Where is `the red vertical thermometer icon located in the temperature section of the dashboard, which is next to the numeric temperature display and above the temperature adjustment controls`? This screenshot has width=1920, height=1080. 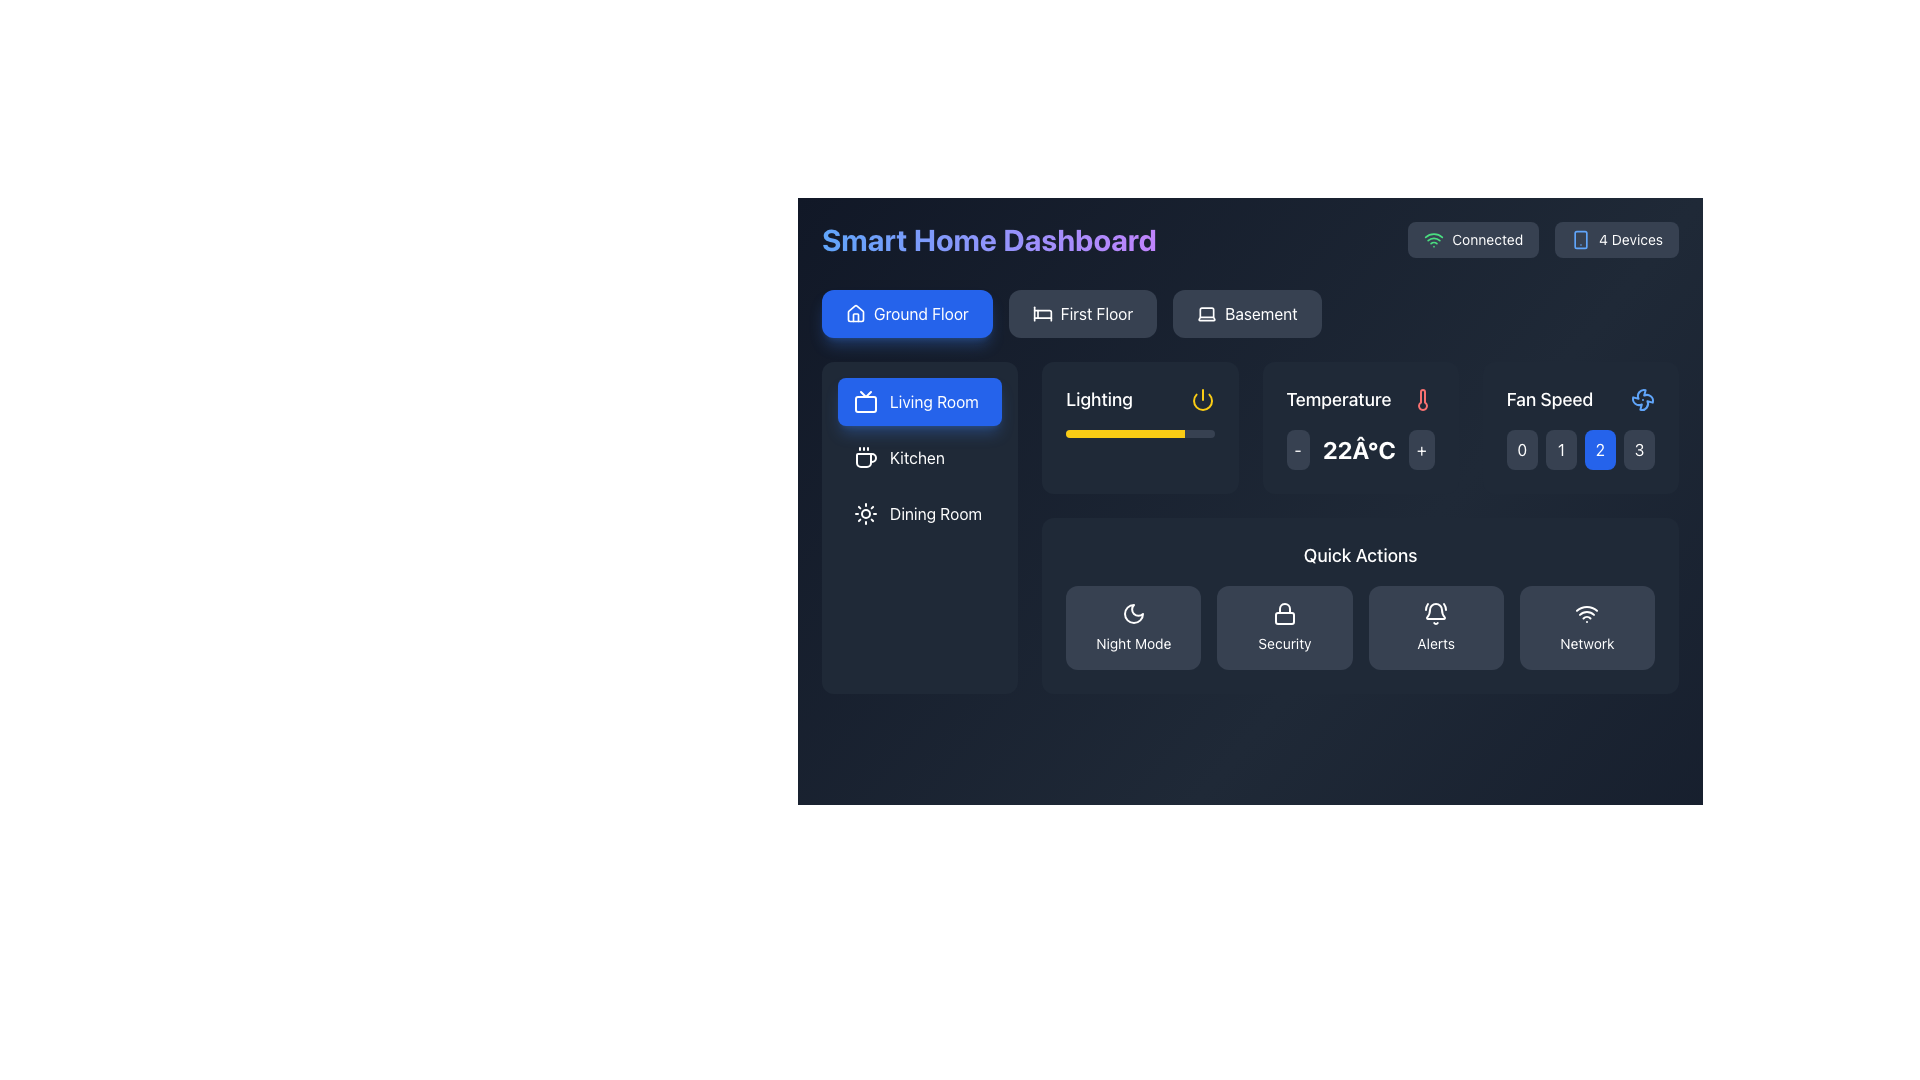 the red vertical thermometer icon located in the temperature section of the dashboard, which is next to the numeric temperature display and above the temperature adjustment controls is located at coordinates (1421, 400).